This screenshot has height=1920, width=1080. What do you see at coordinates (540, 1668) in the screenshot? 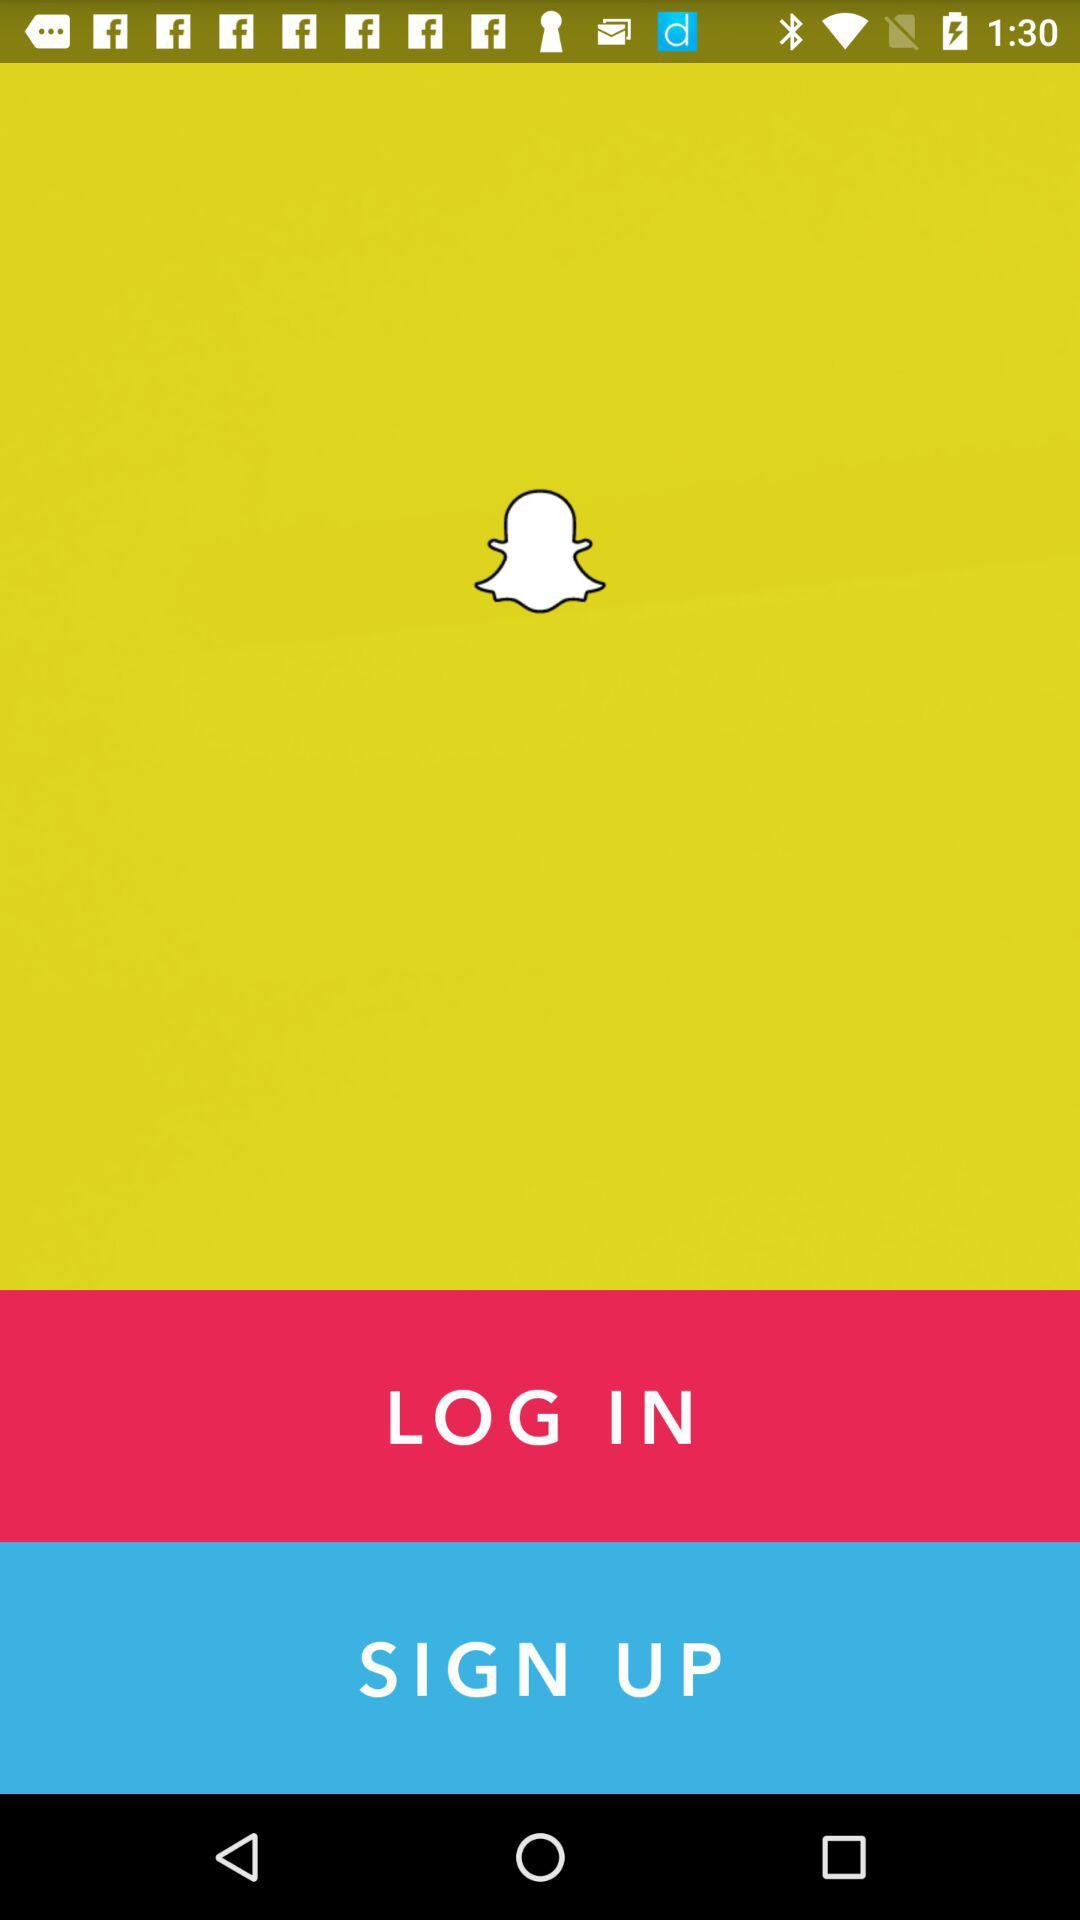
I see `the sign up icon` at bounding box center [540, 1668].